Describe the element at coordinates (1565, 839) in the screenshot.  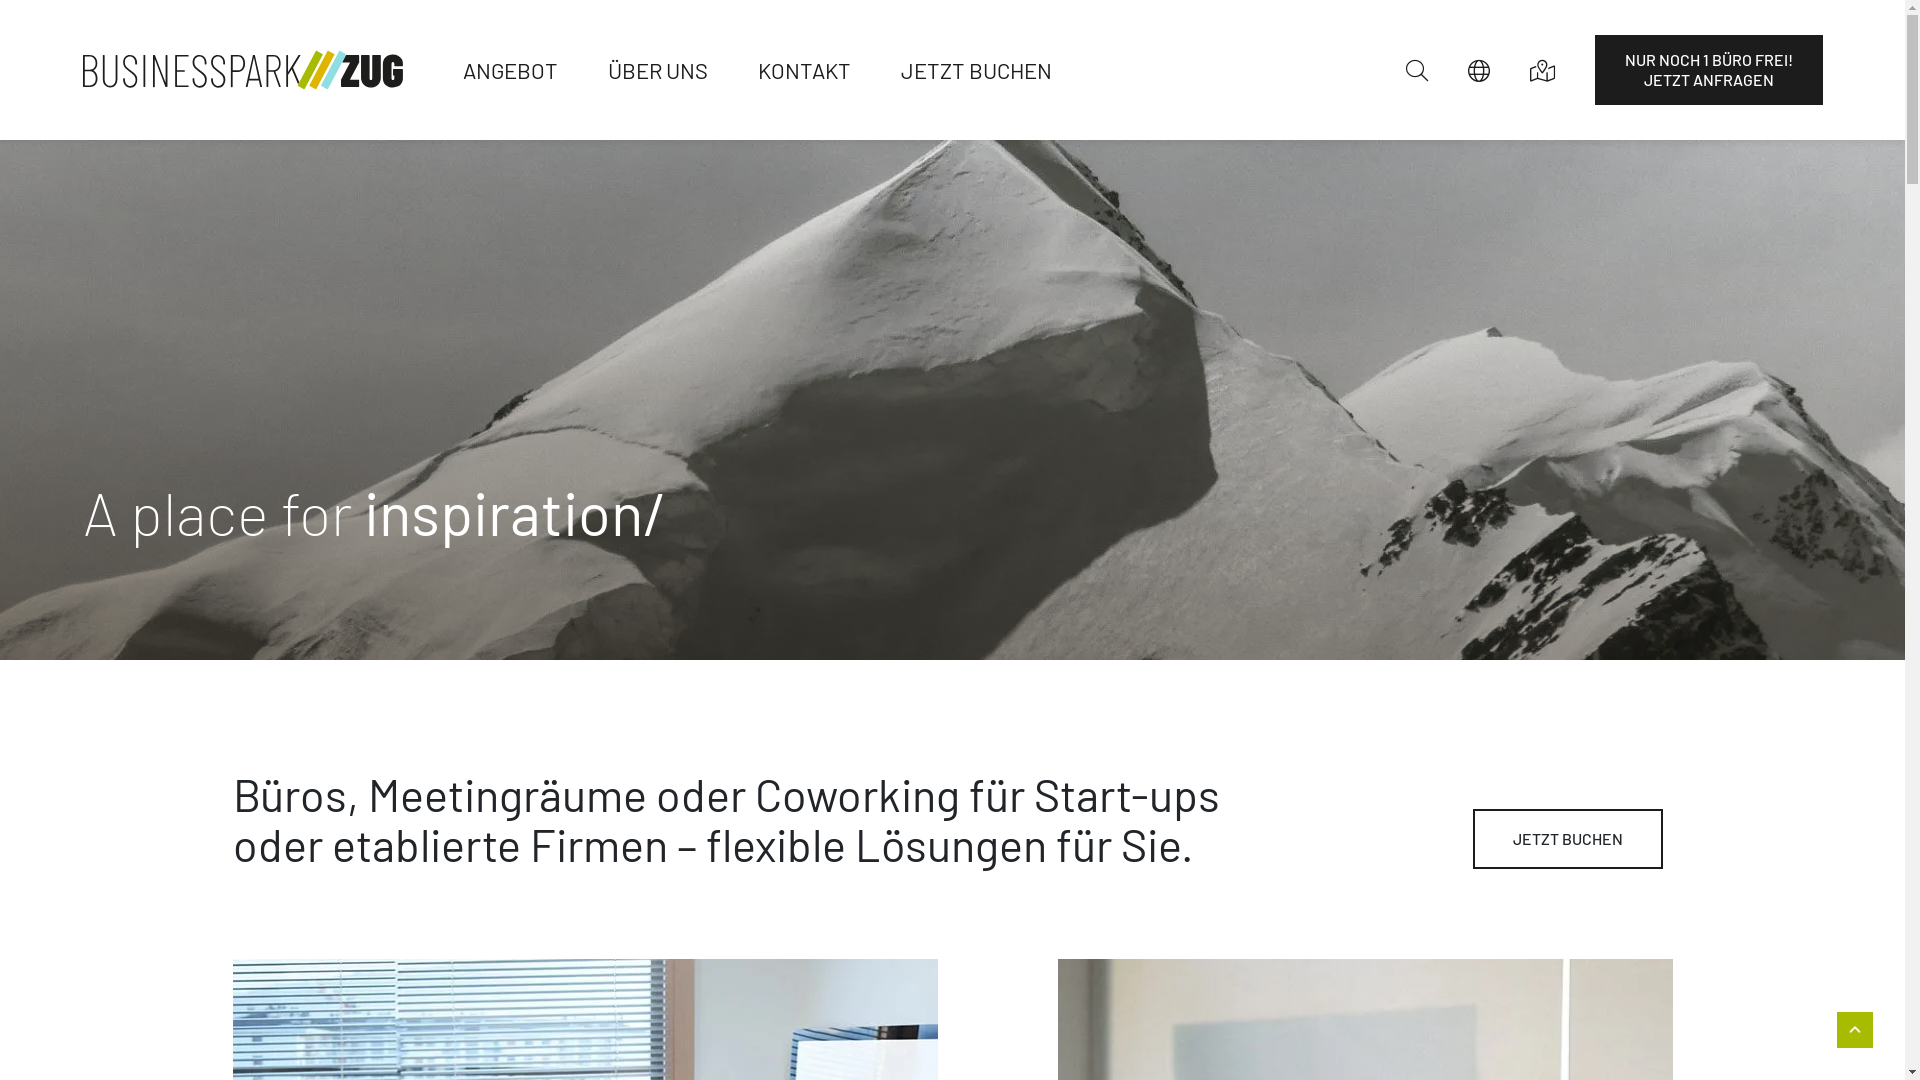
I see `'JETZT BUCHEN'` at that location.